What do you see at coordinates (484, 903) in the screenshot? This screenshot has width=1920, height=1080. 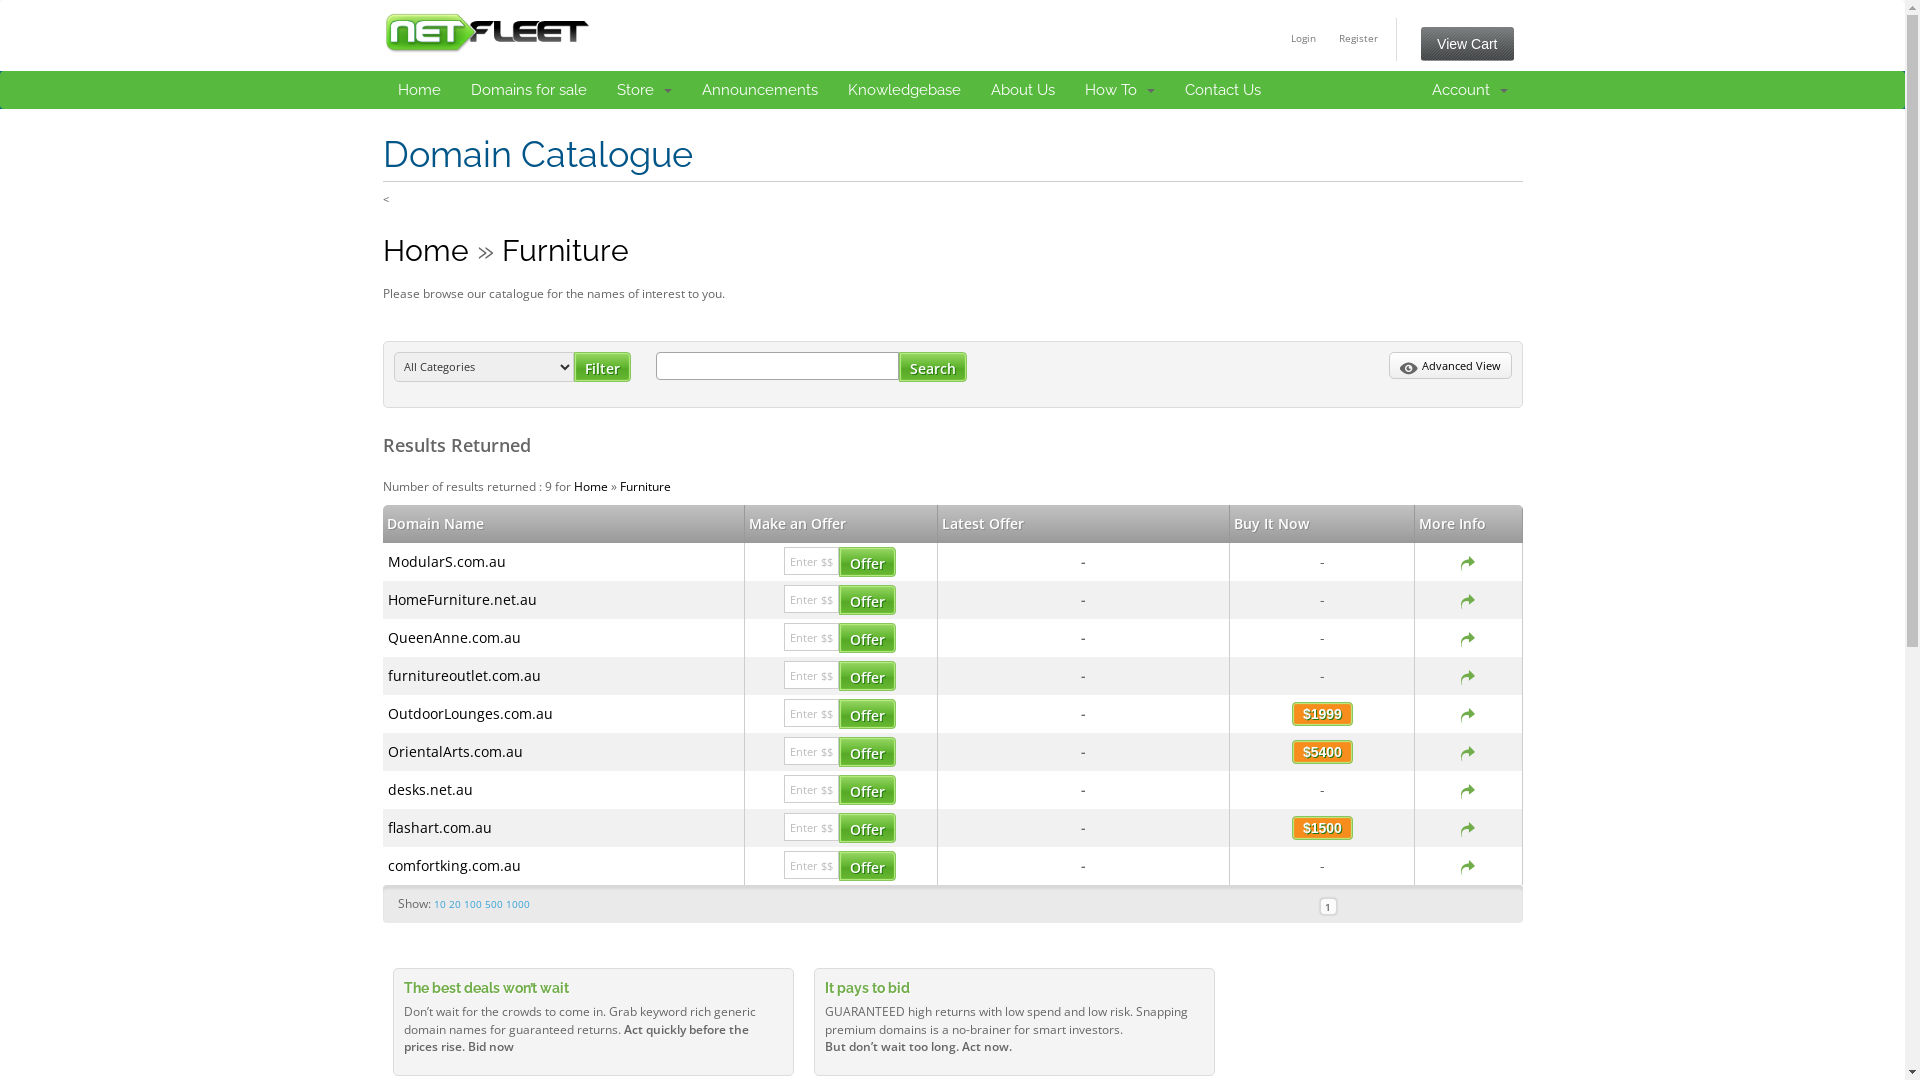 I see `'500'` at bounding box center [484, 903].